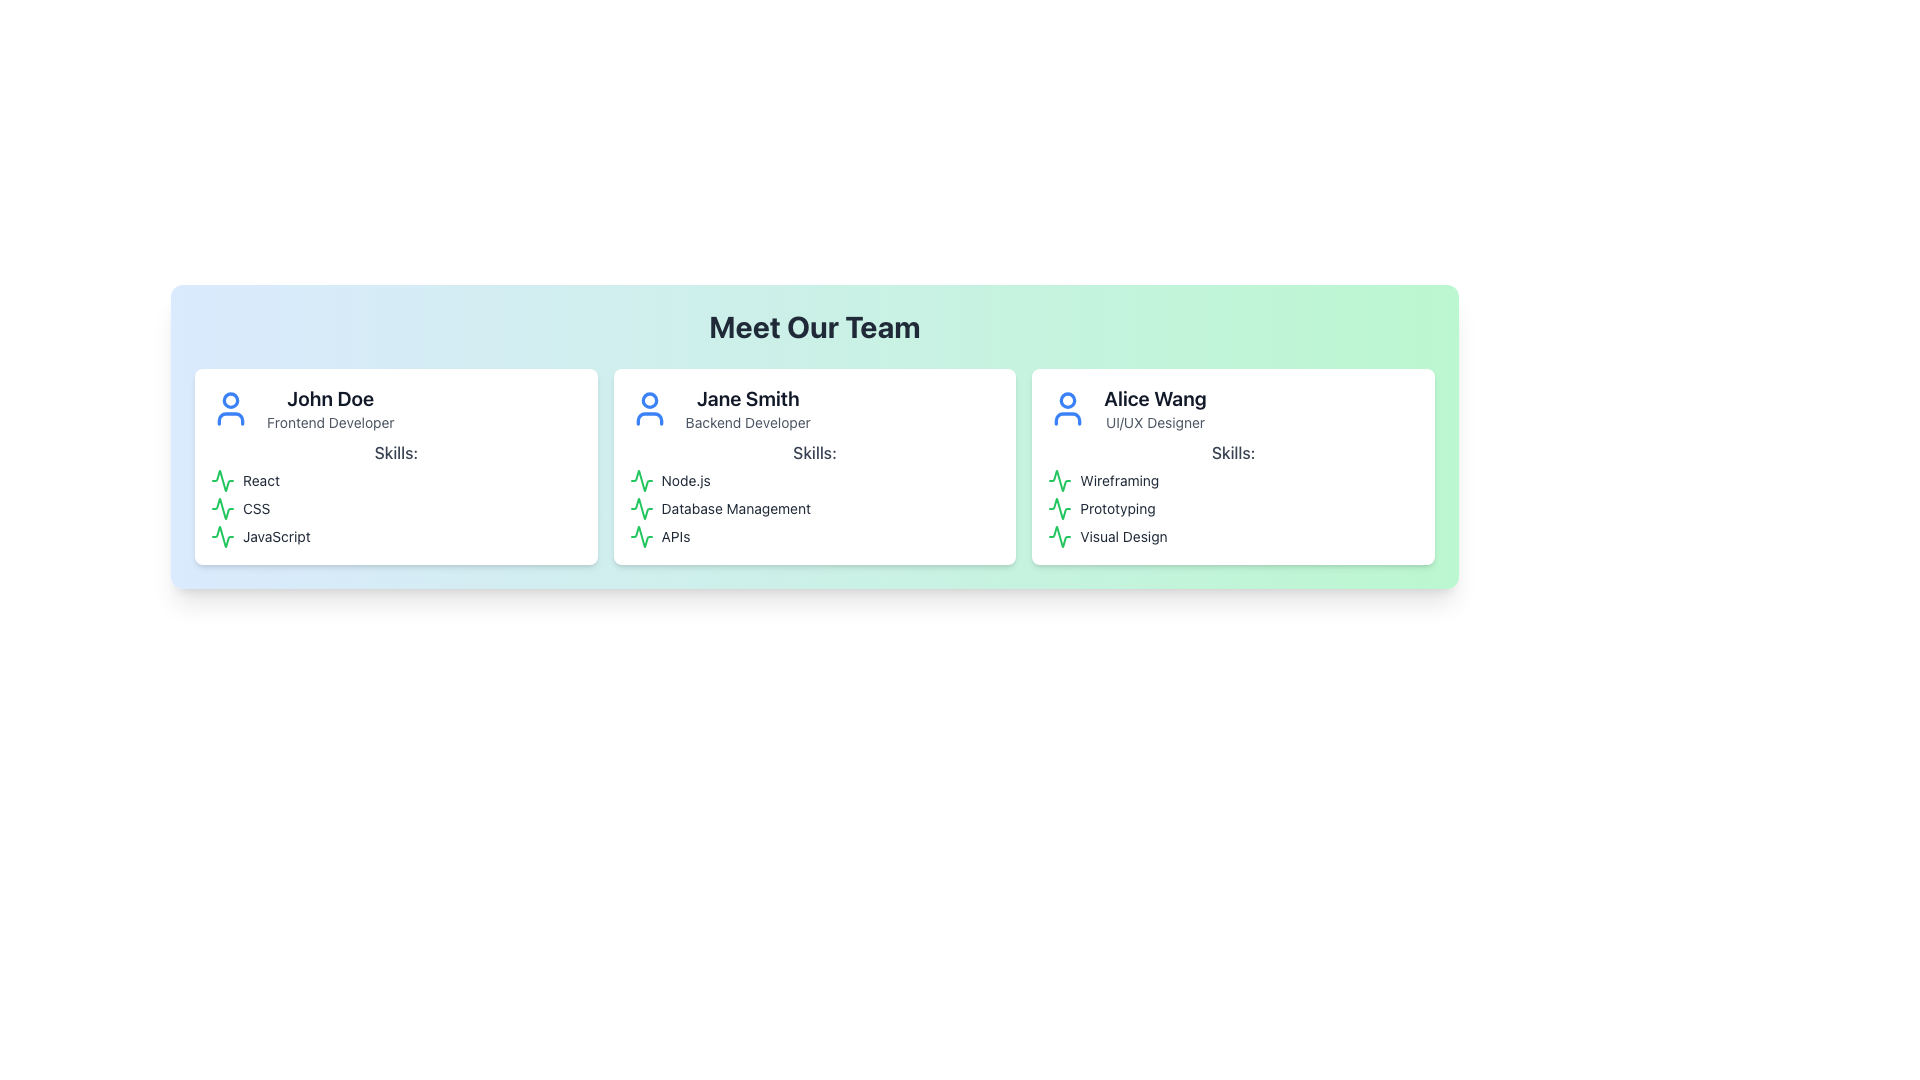  Describe the element at coordinates (330, 398) in the screenshot. I see `static text element displaying the name 'John Doe', which is positioned at the top-left of the profile card and above the text 'Frontend Developer'` at that location.